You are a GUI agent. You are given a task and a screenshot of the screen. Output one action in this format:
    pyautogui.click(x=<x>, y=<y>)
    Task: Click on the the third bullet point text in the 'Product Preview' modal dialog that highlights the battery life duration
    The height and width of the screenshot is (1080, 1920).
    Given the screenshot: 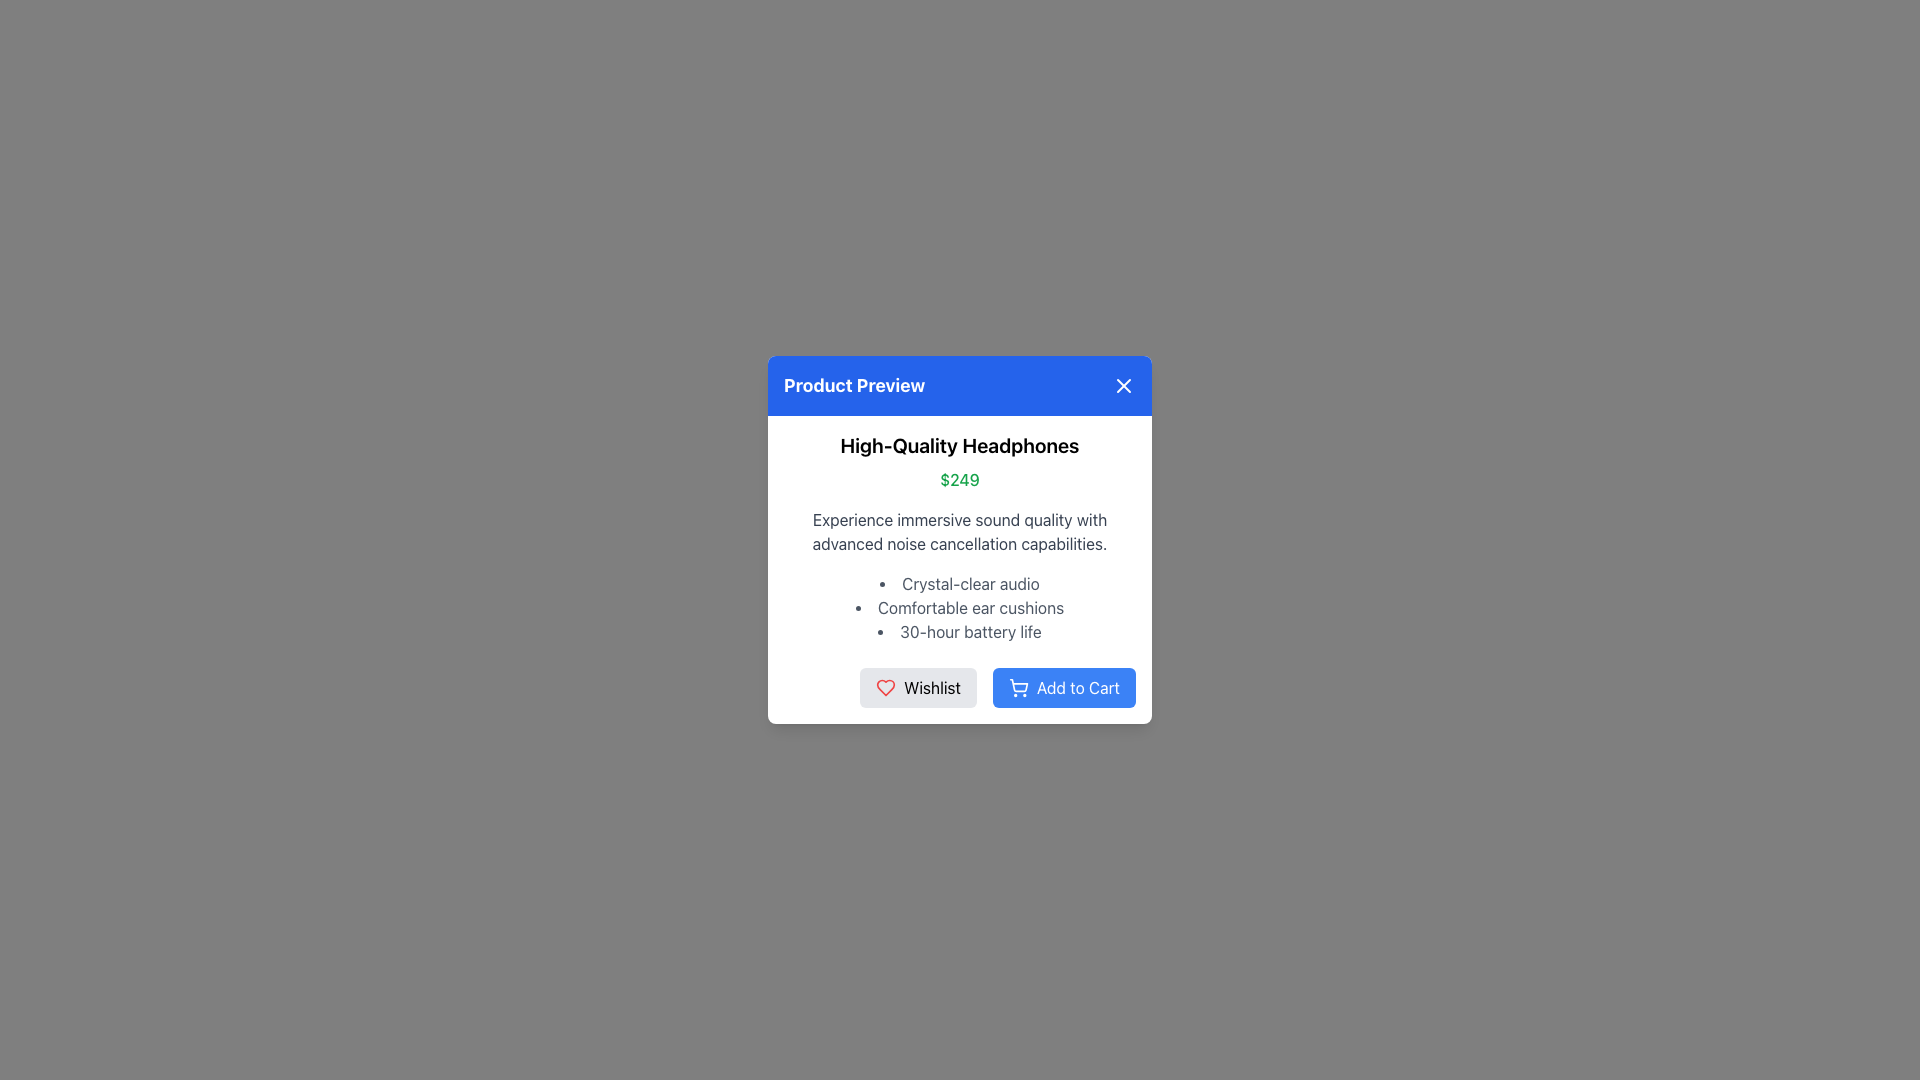 What is the action you would take?
    pyautogui.click(x=960, y=632)
    